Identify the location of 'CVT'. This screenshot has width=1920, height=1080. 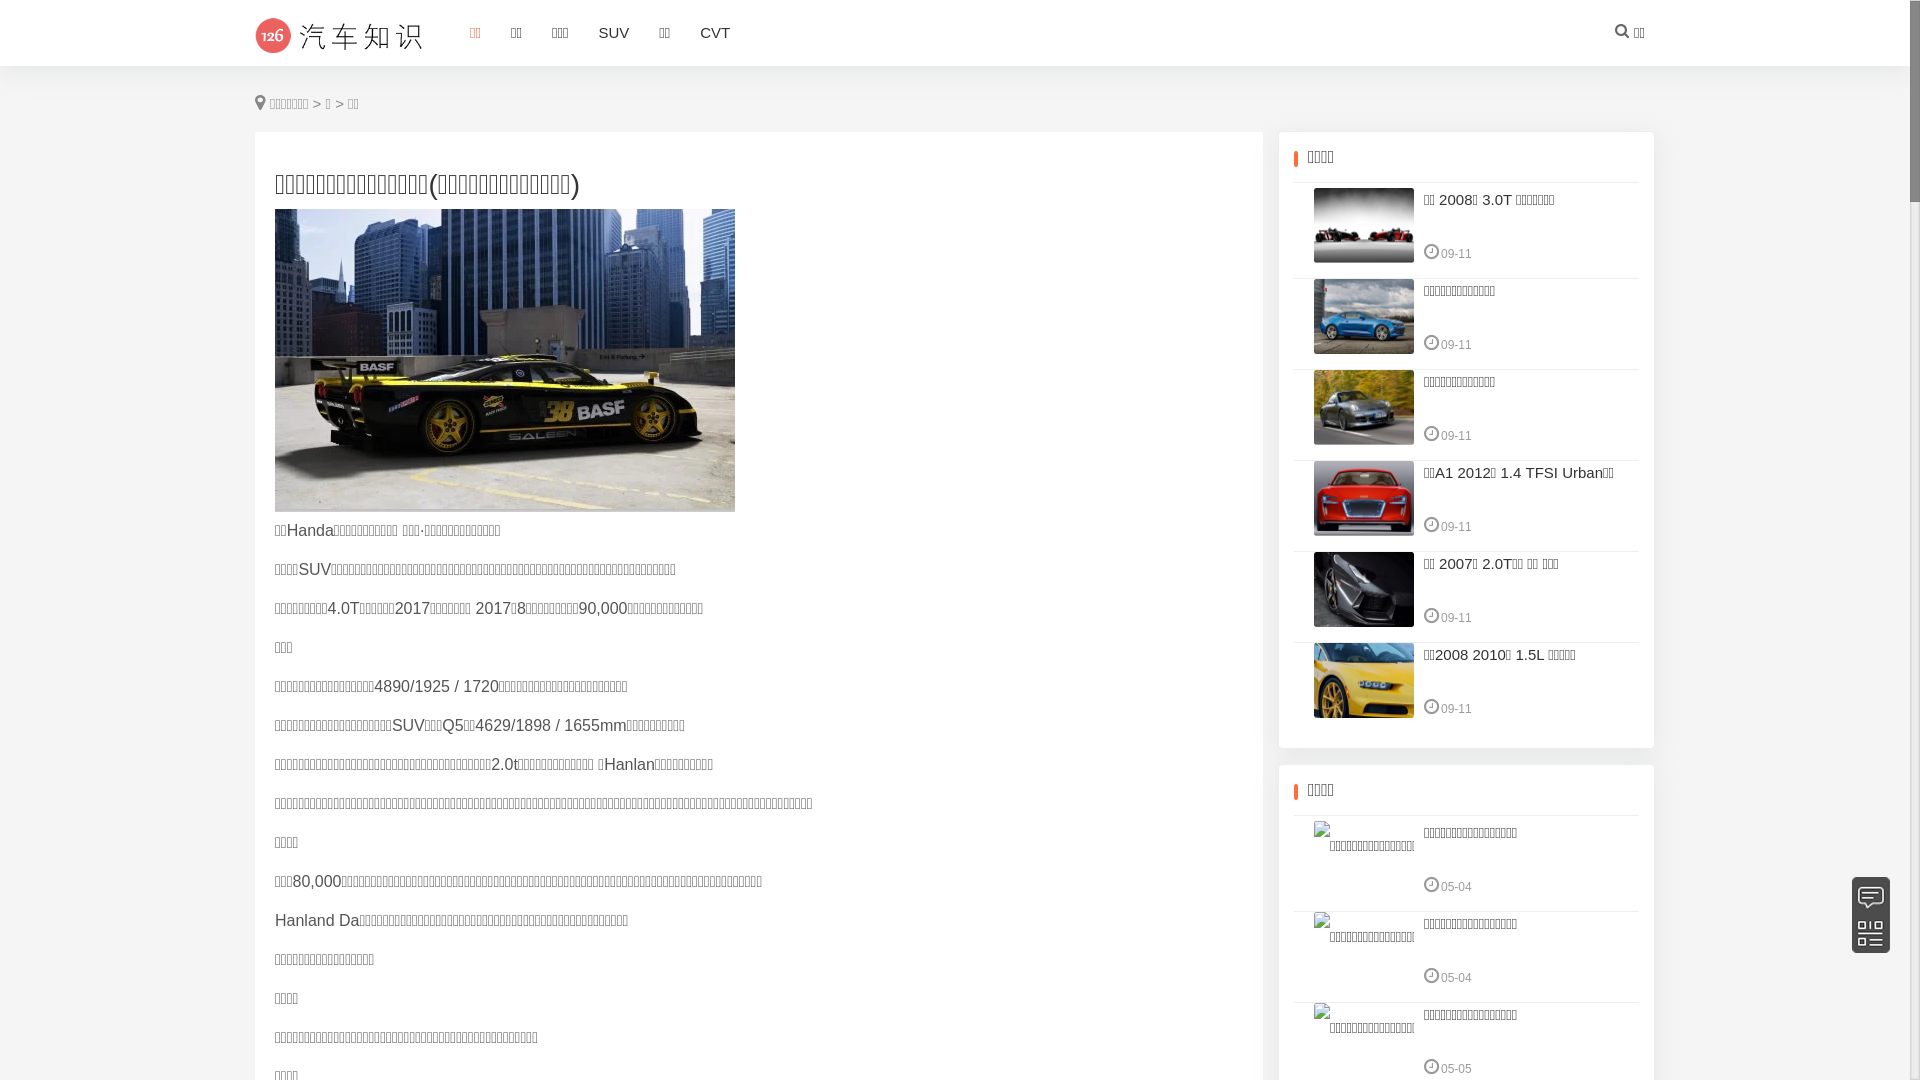
(685, 34).